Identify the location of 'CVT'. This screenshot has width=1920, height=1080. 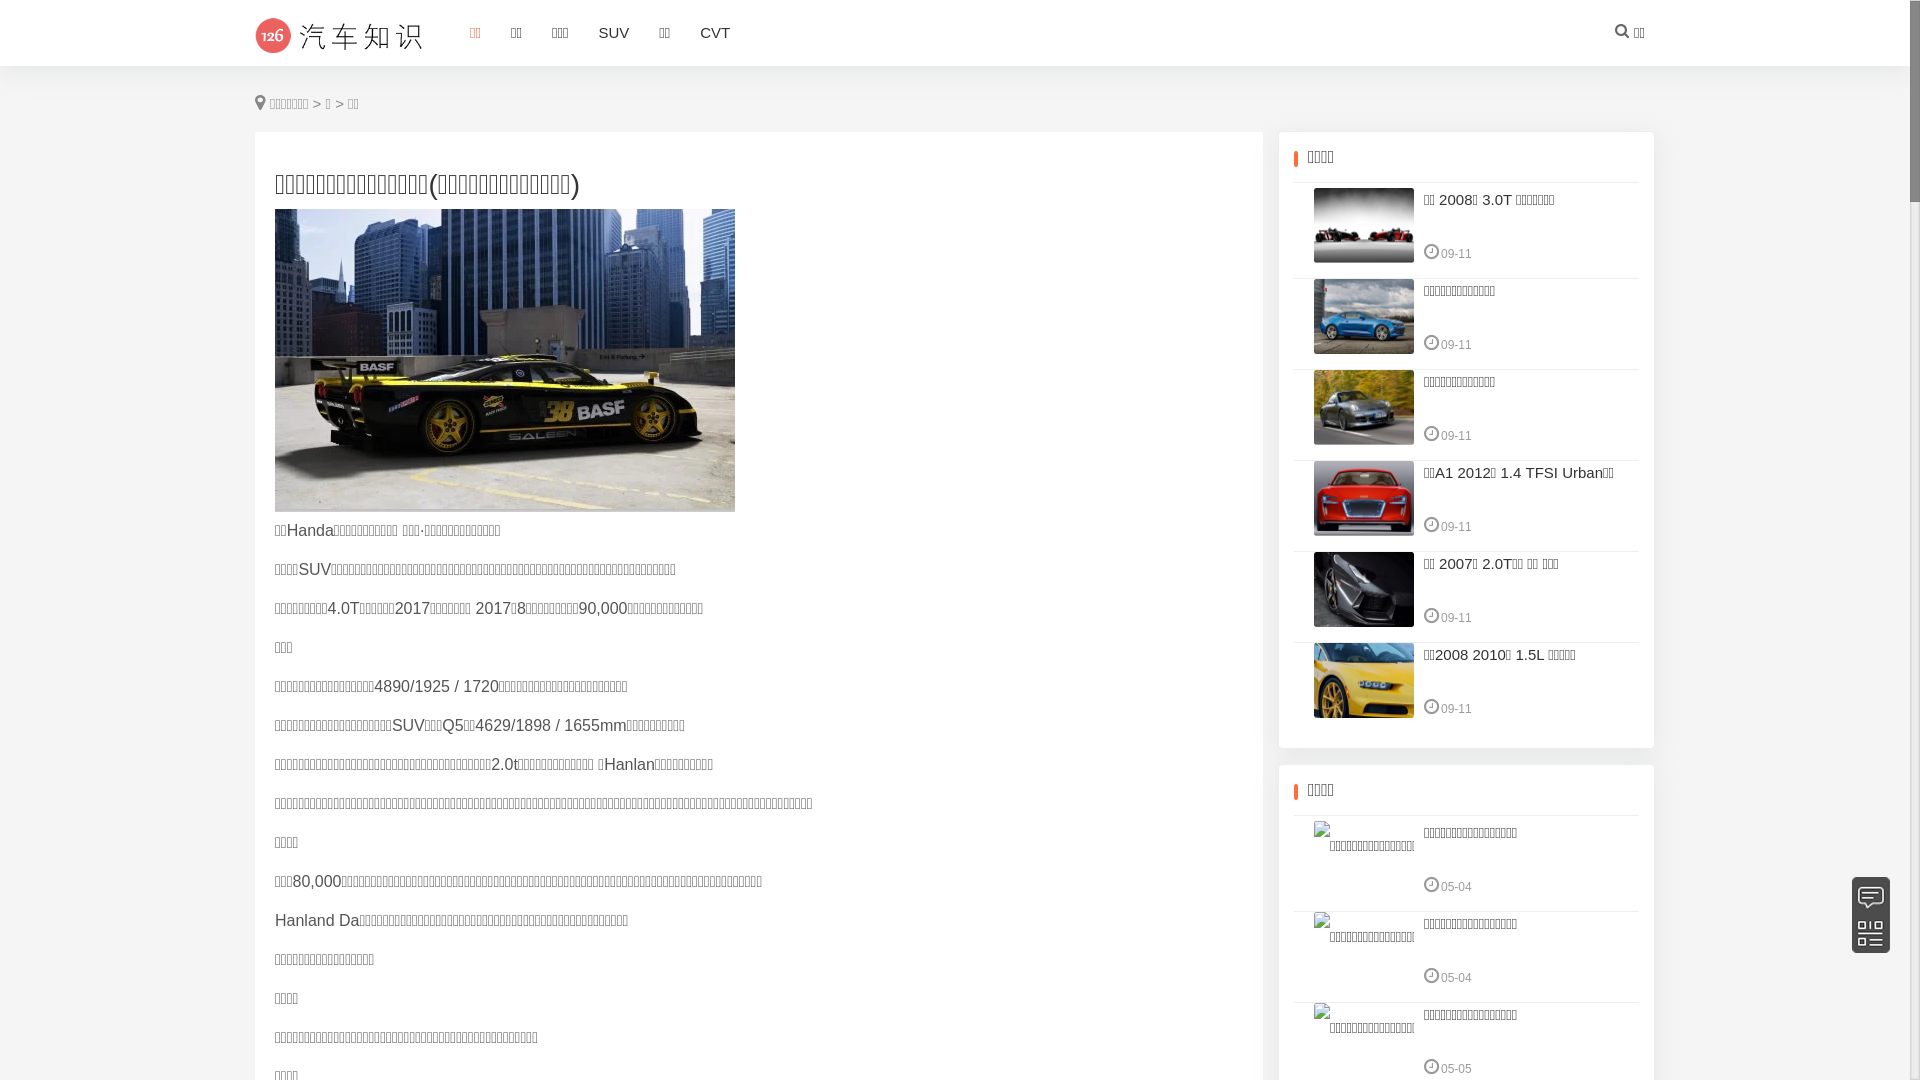
(685, 34).